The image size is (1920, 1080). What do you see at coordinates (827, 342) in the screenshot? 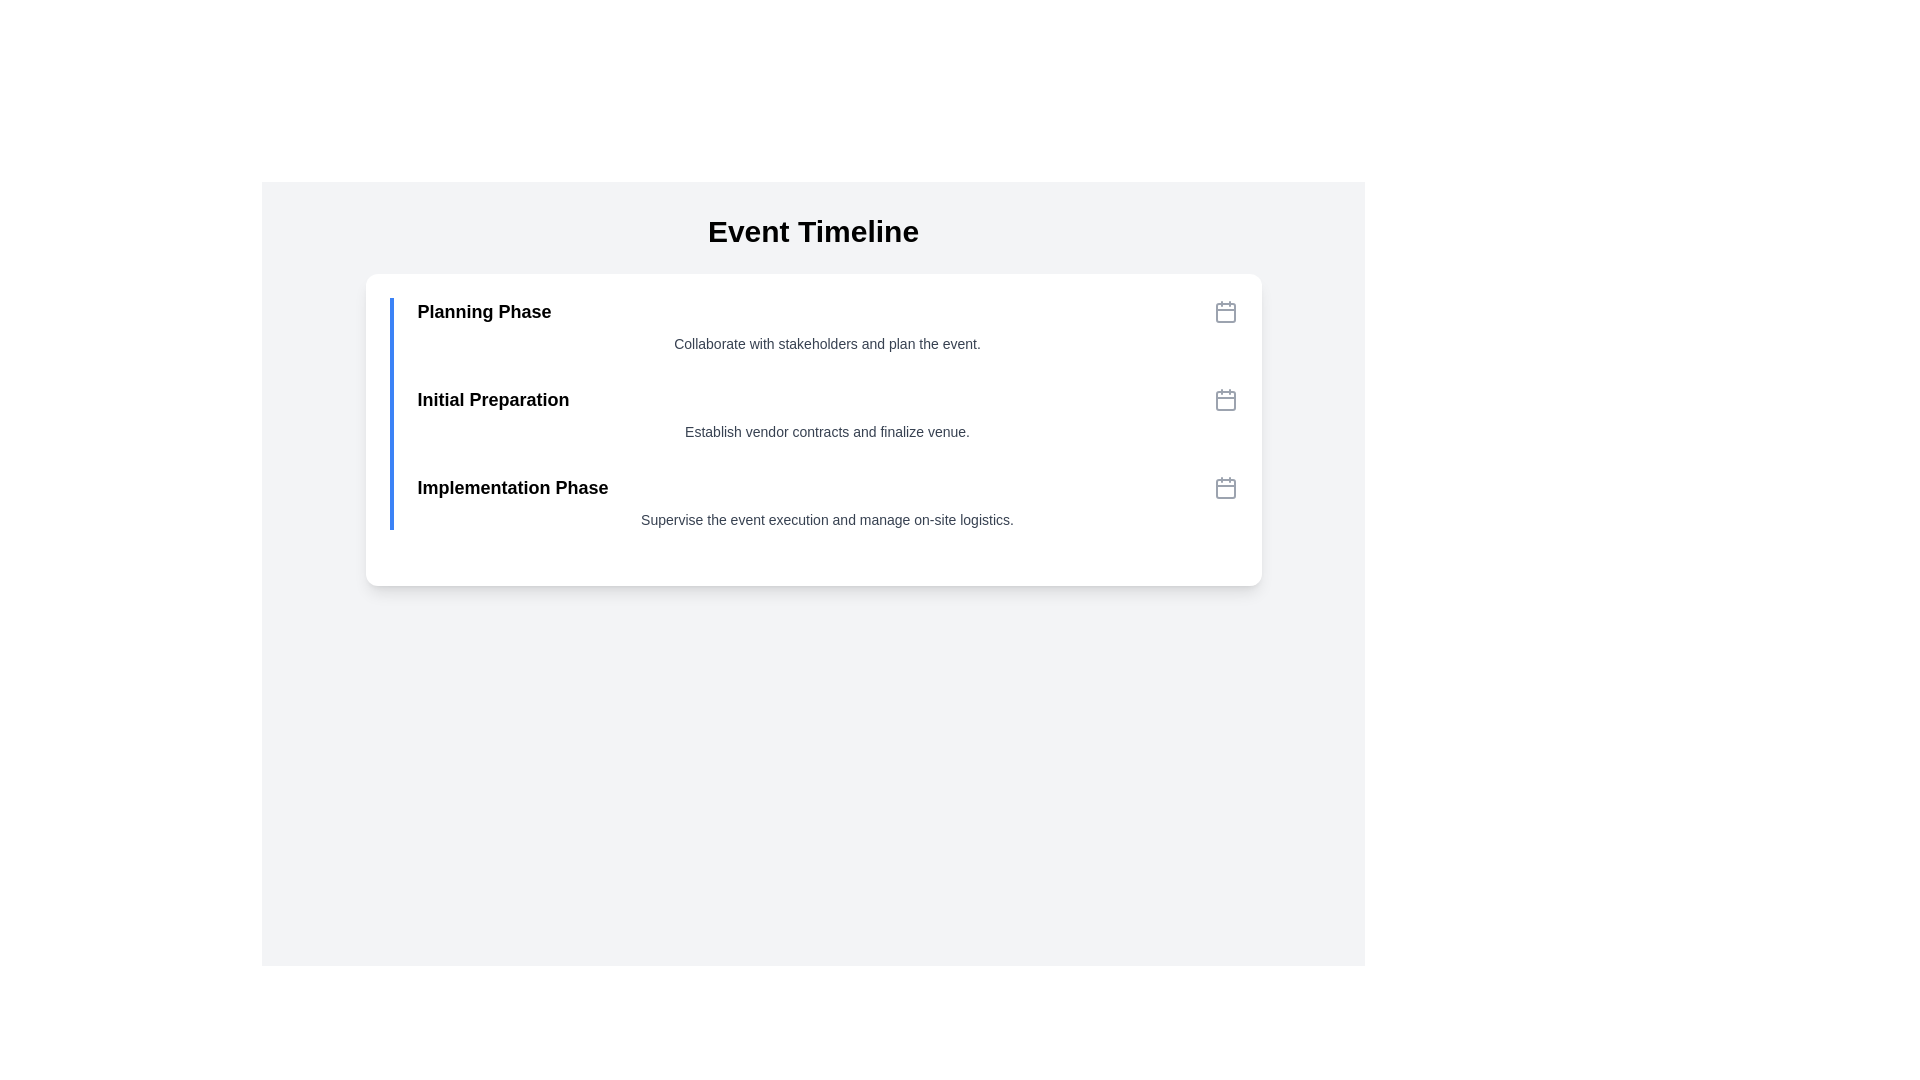
I see `the static text that provides detailed information about the 'Planning Phase' in the event timeline, positioned below the 'Planning Phase' header` at bounding box center [827, 342].